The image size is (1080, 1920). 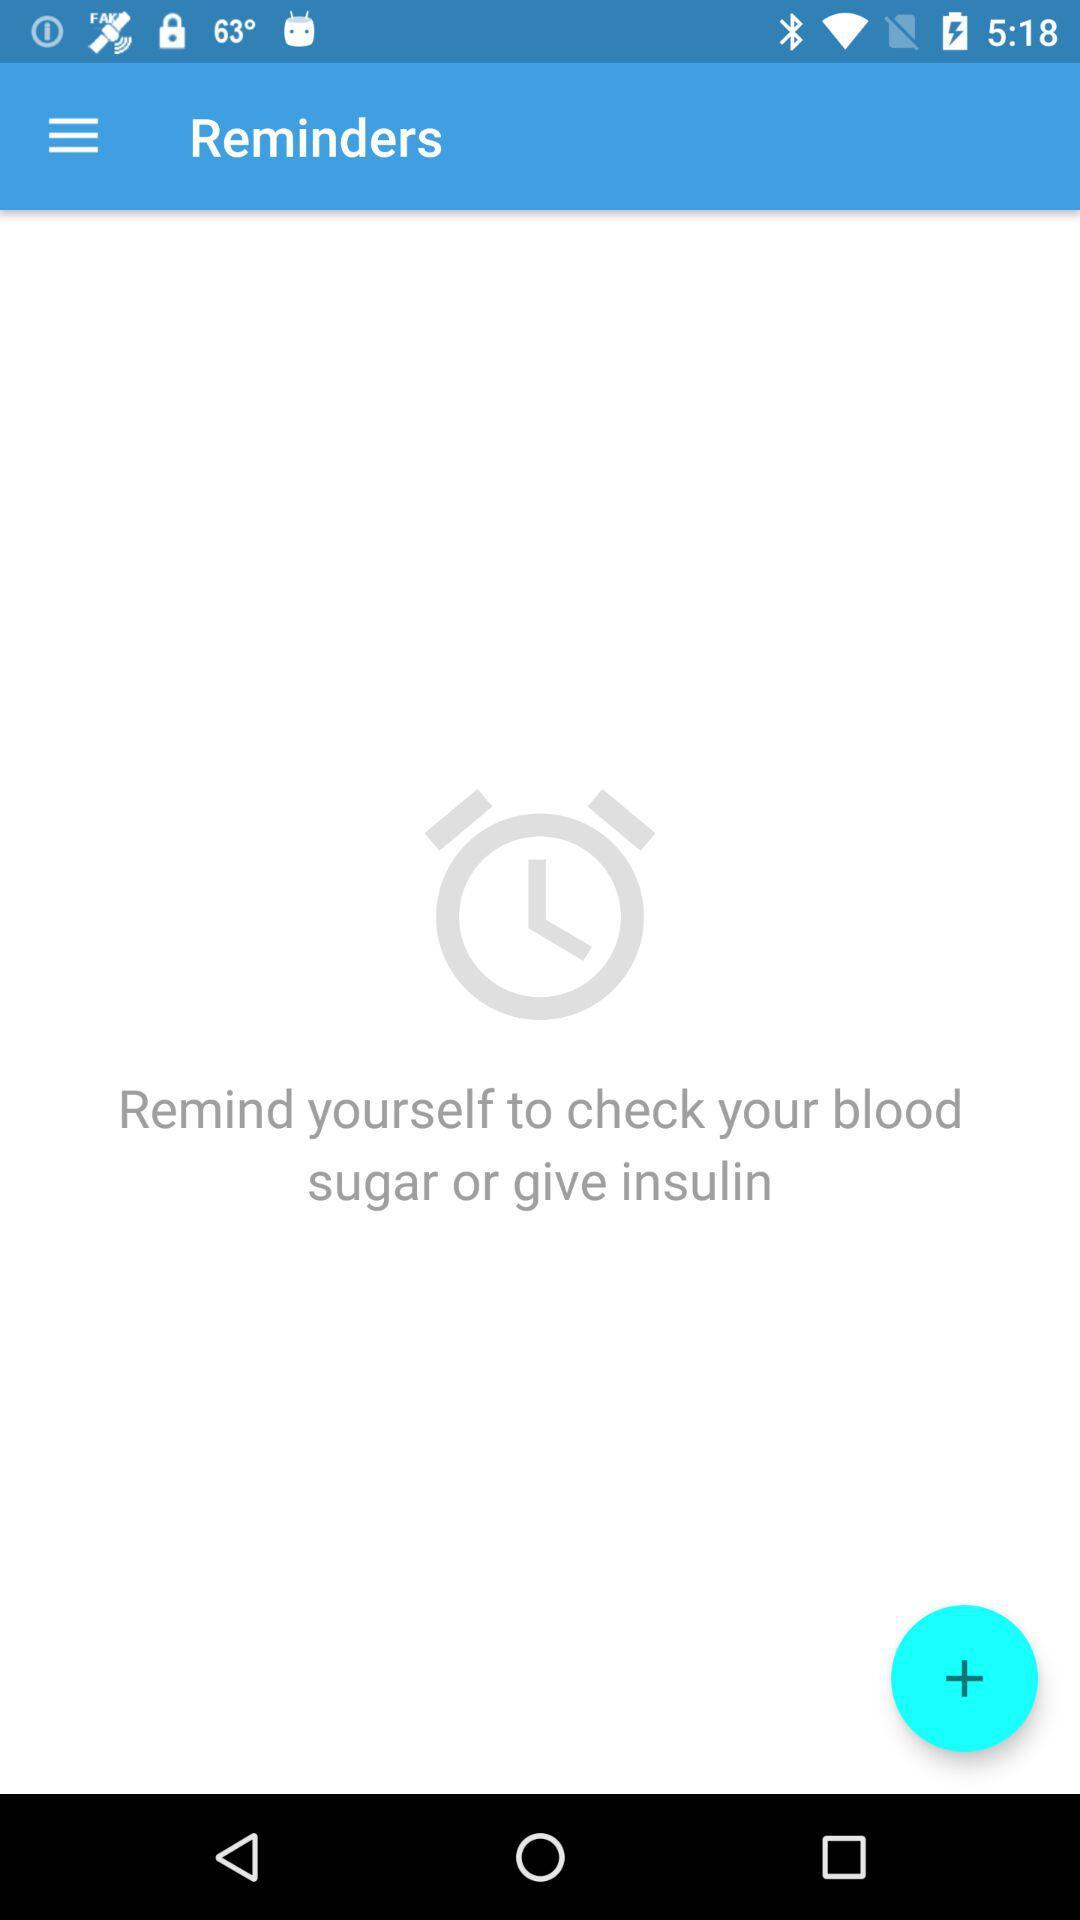 I want to click on the item at the bottom right corner, so click(x=963, y=1678).